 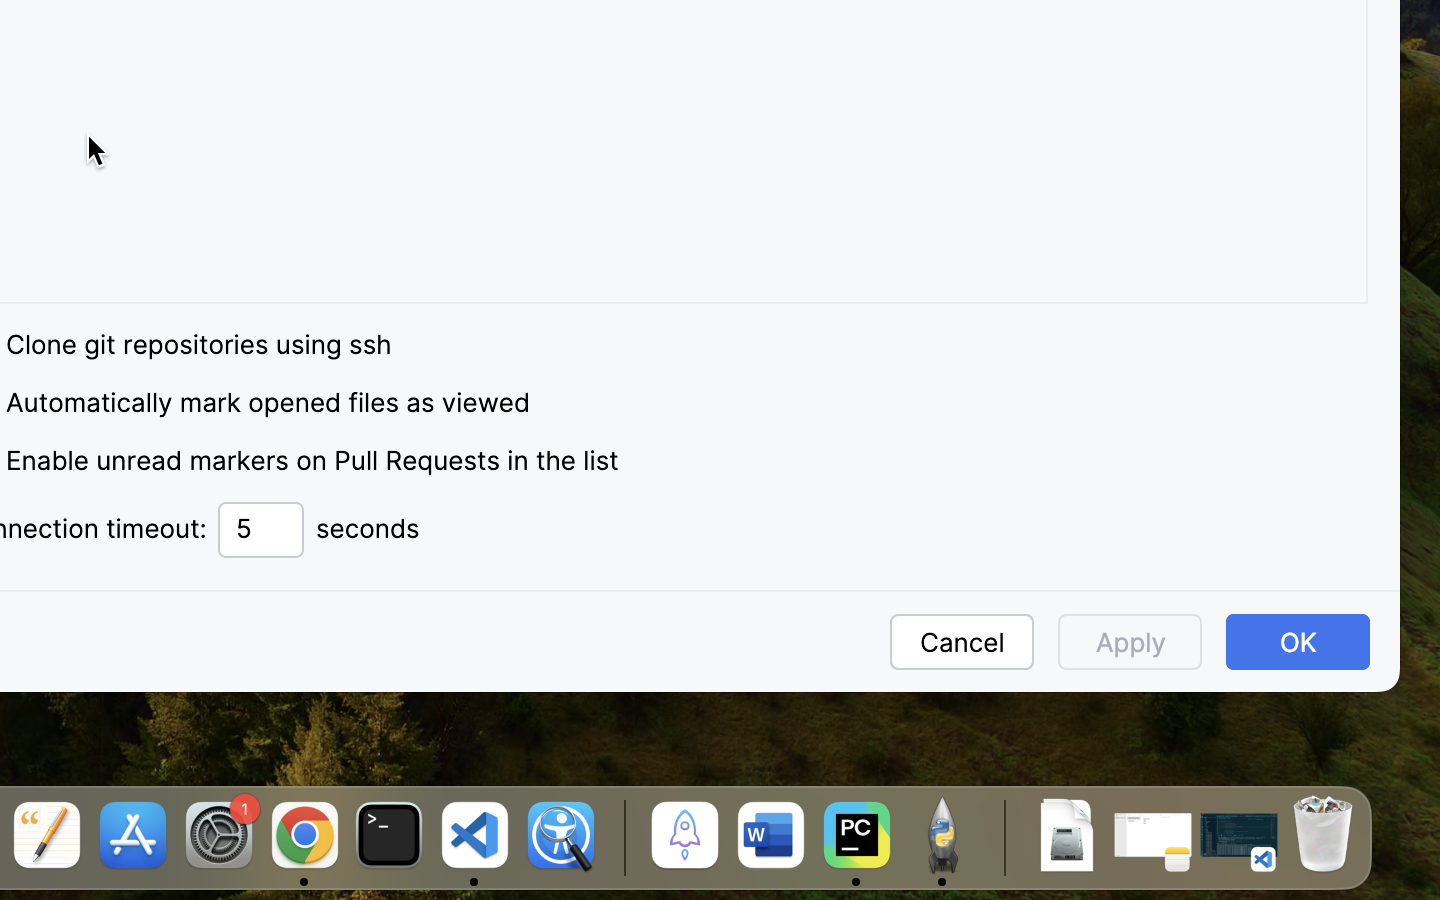 What do you see at coordinates (620, 837) in the screenshot?
I see `'0.4285714328289032'` at bounding box center [620, 837].